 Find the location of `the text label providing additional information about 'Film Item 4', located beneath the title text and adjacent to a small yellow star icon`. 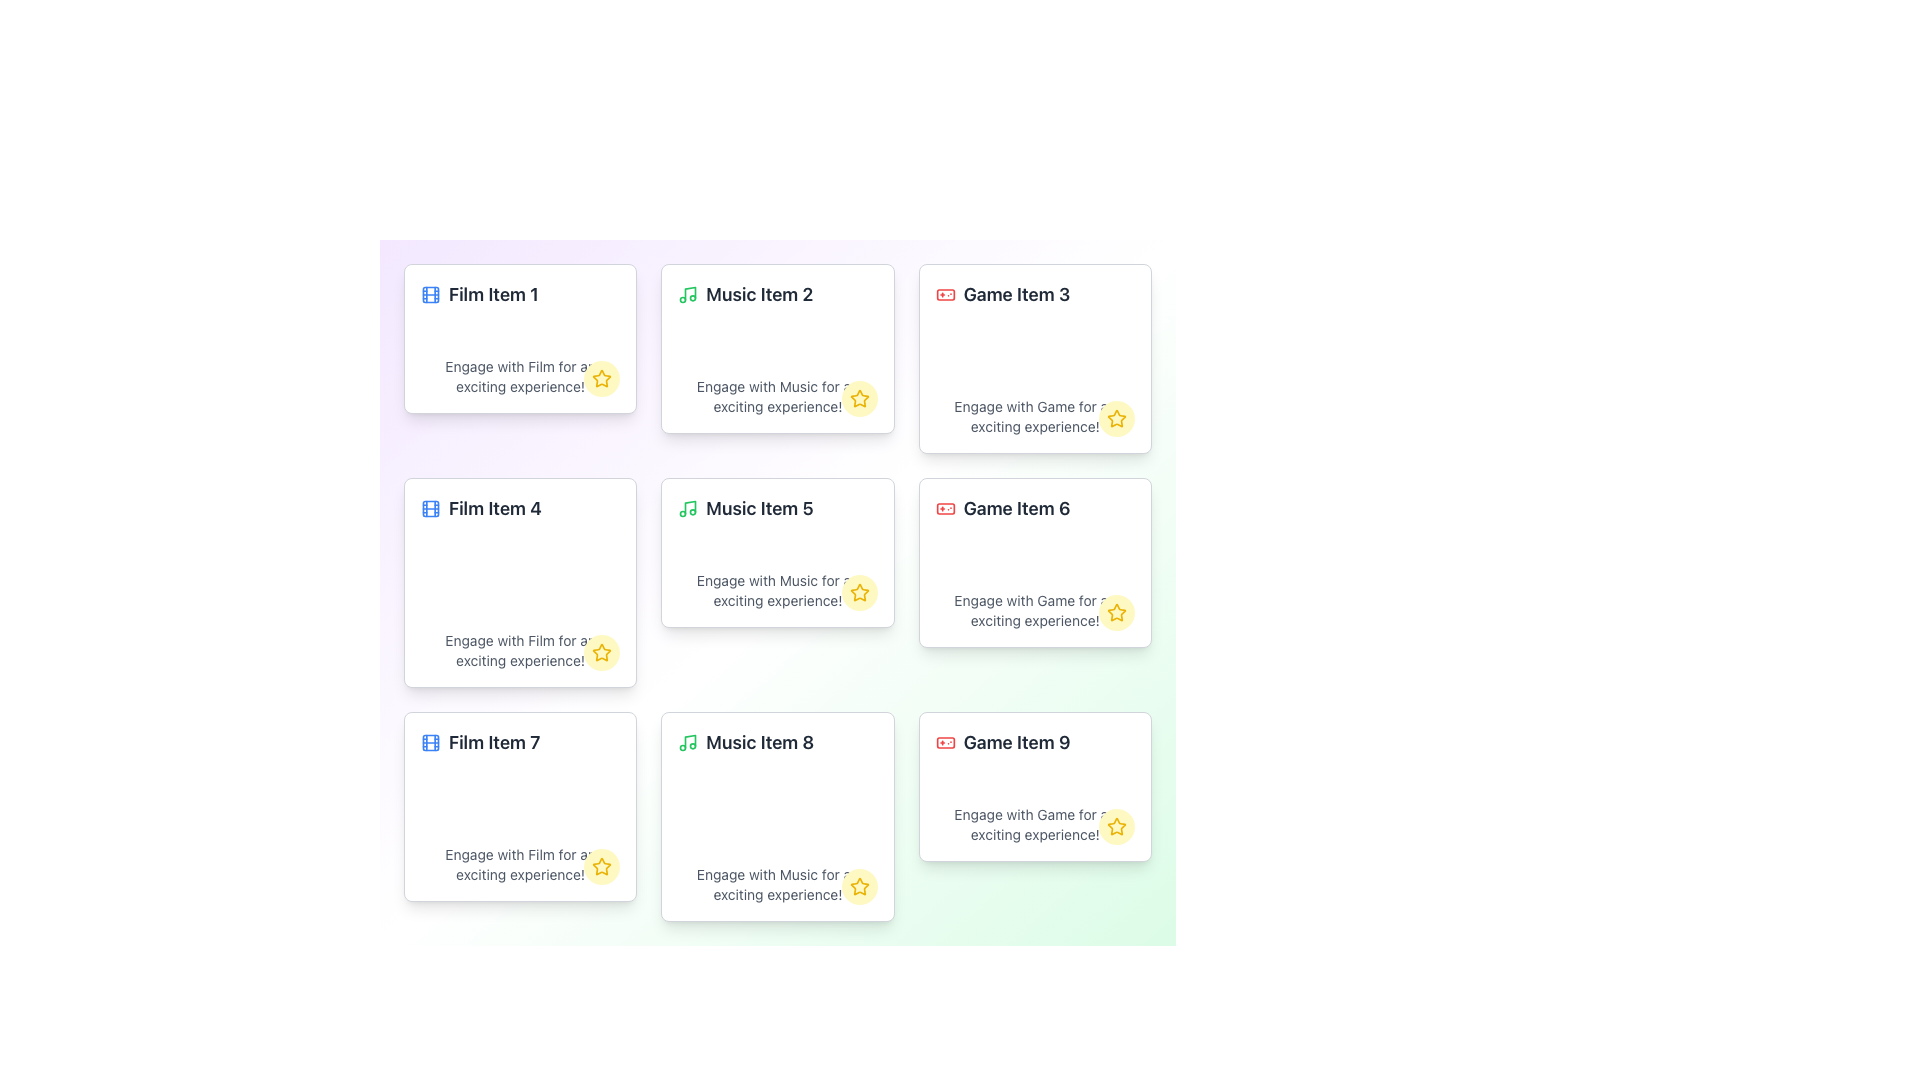

the text label providing additional information about 'Film Item 4', located beneath the title text and adjacent to a small yellow star icon is located at coordinates (520, 651).